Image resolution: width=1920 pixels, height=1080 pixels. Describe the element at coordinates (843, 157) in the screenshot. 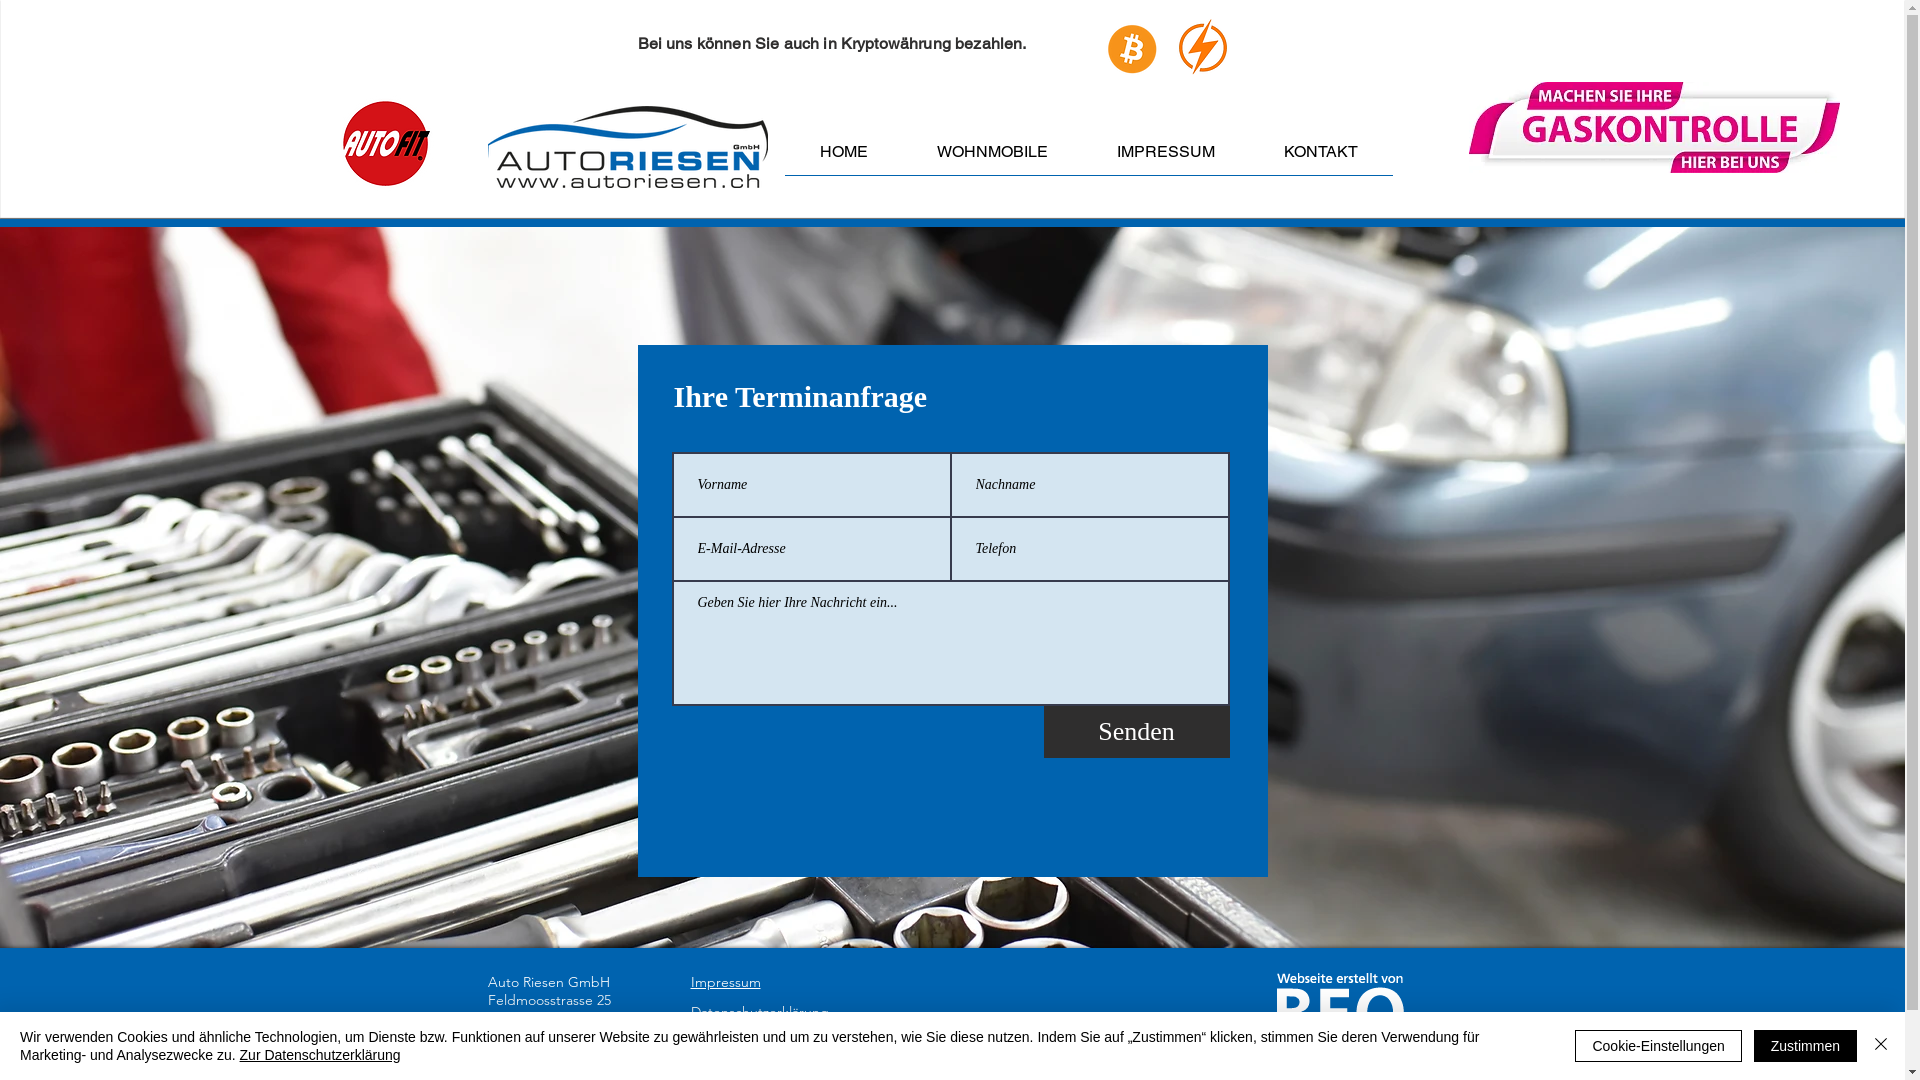

I see `'HOME'` at that location.